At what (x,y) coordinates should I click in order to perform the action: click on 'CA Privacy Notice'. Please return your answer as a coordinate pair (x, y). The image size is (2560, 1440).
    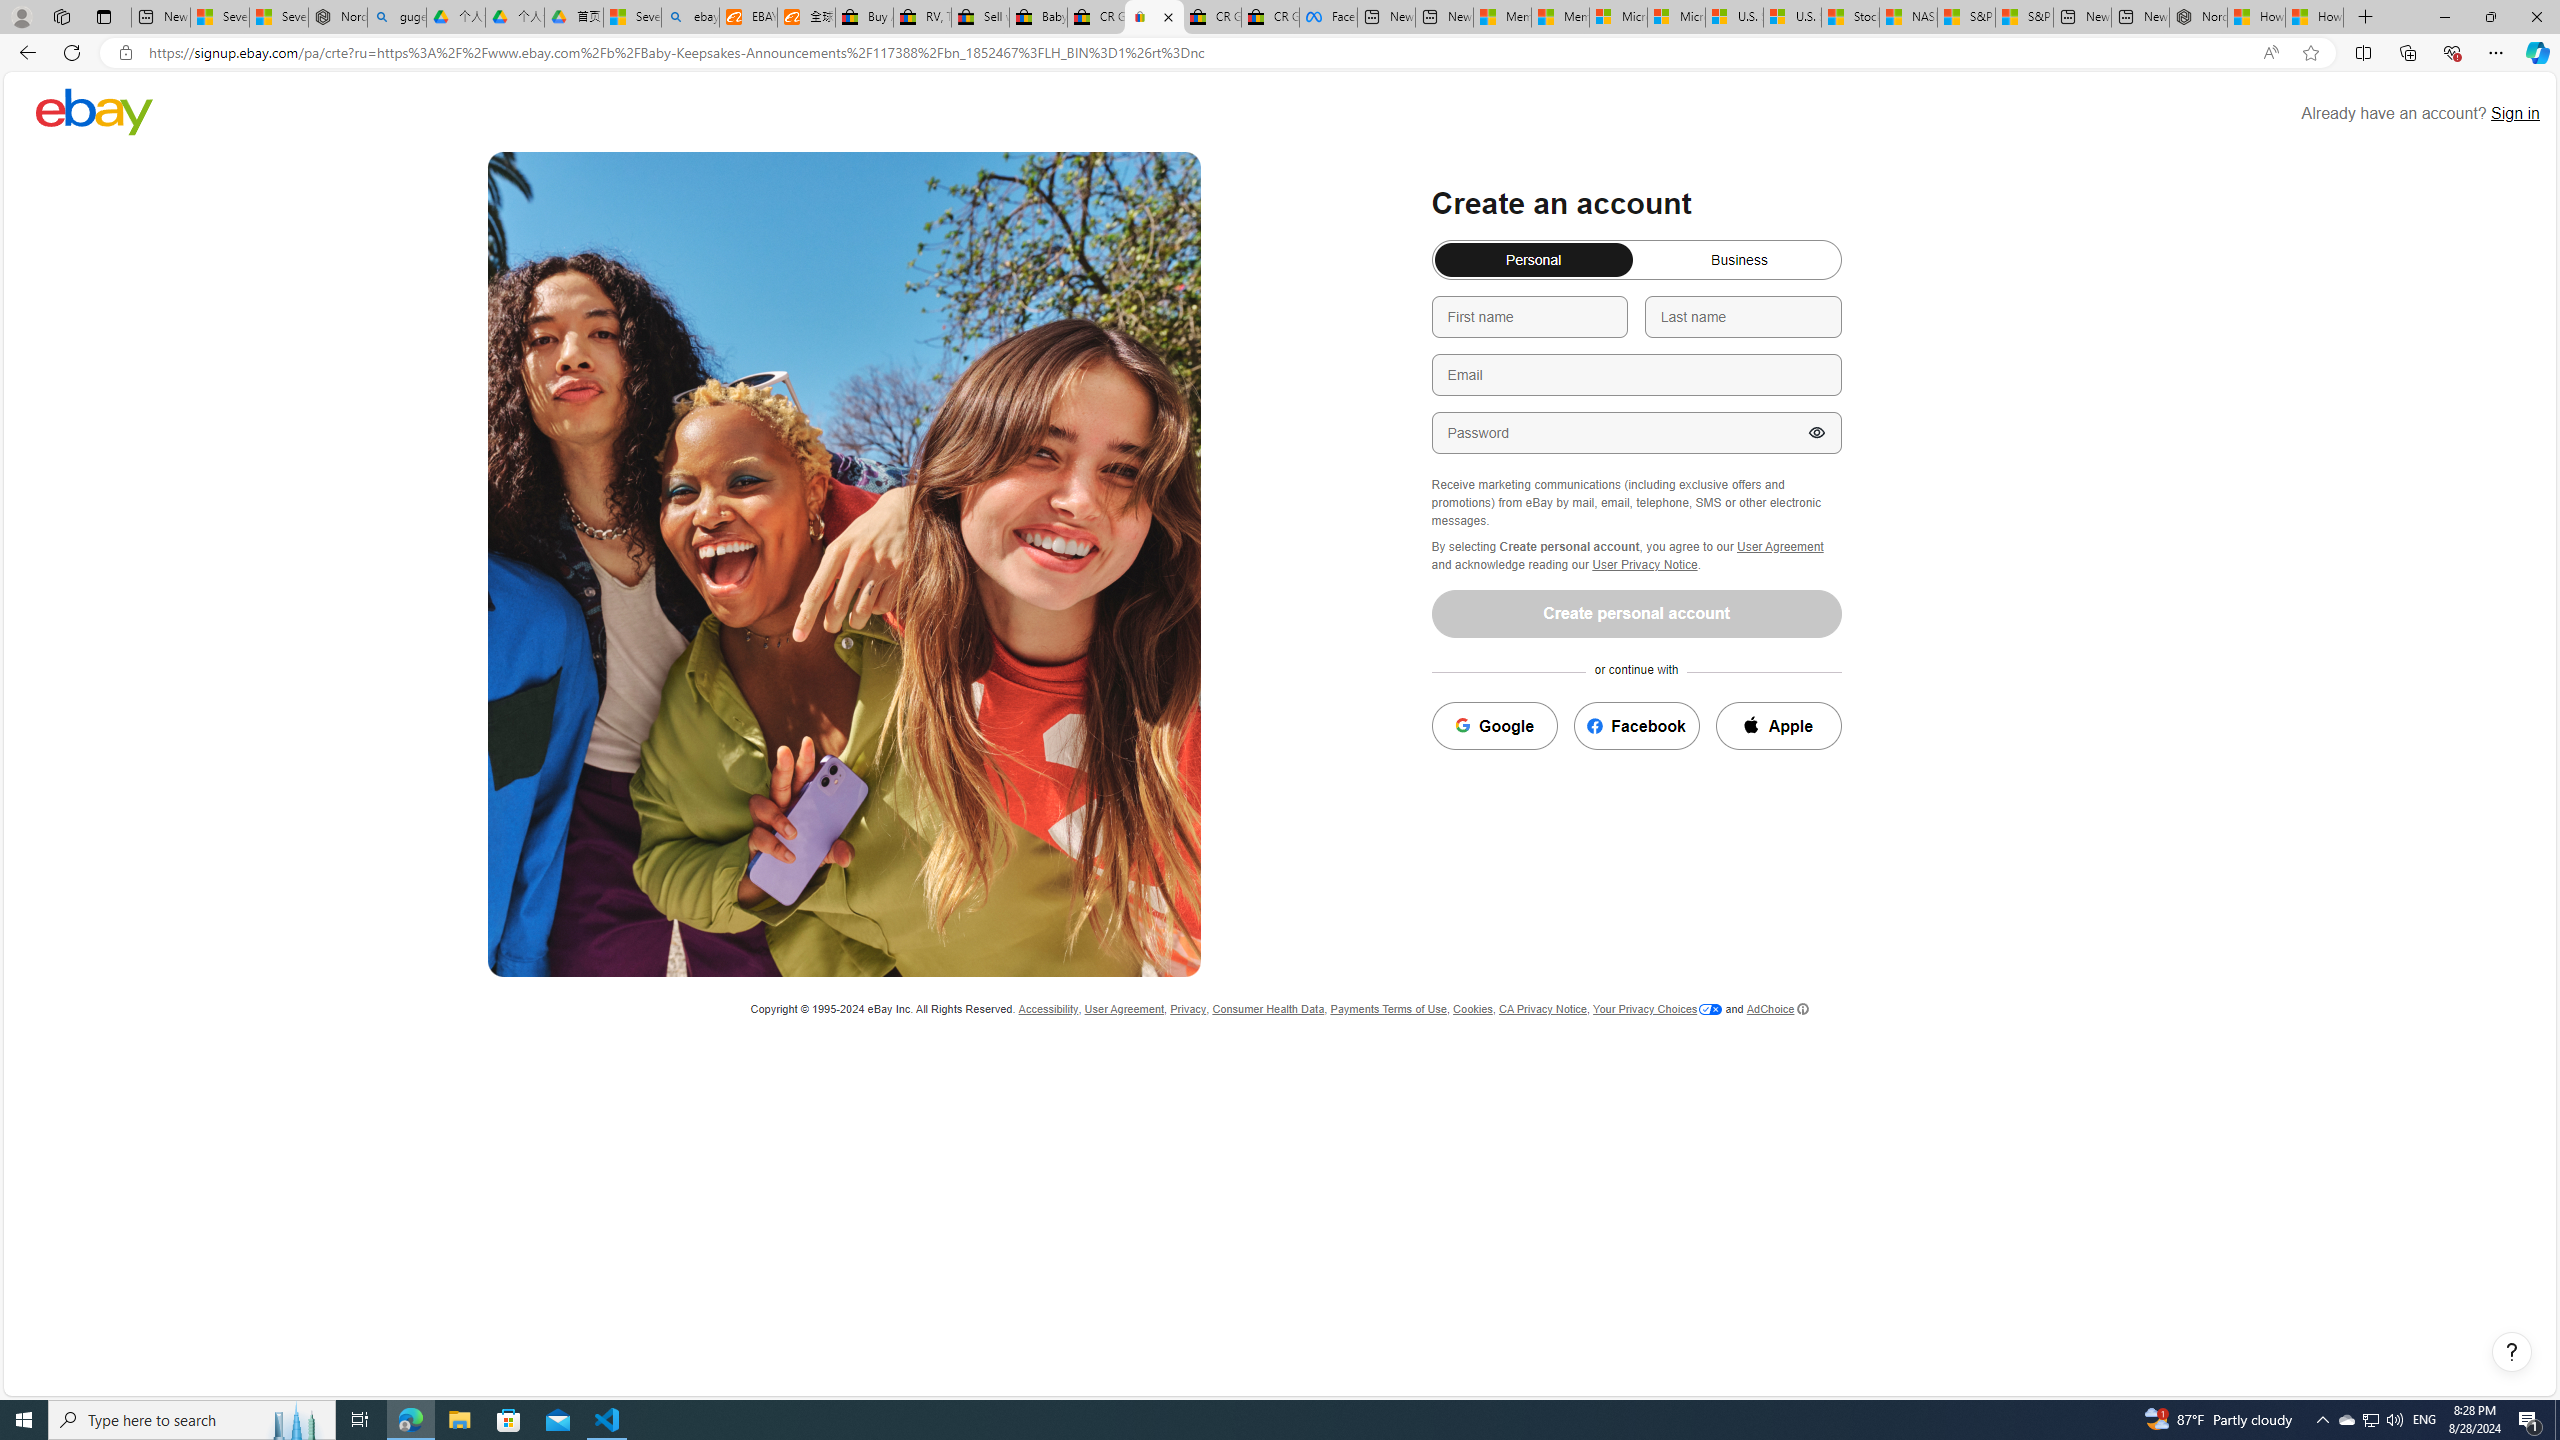
    Looking at the image, I should click on (1541, 1008).